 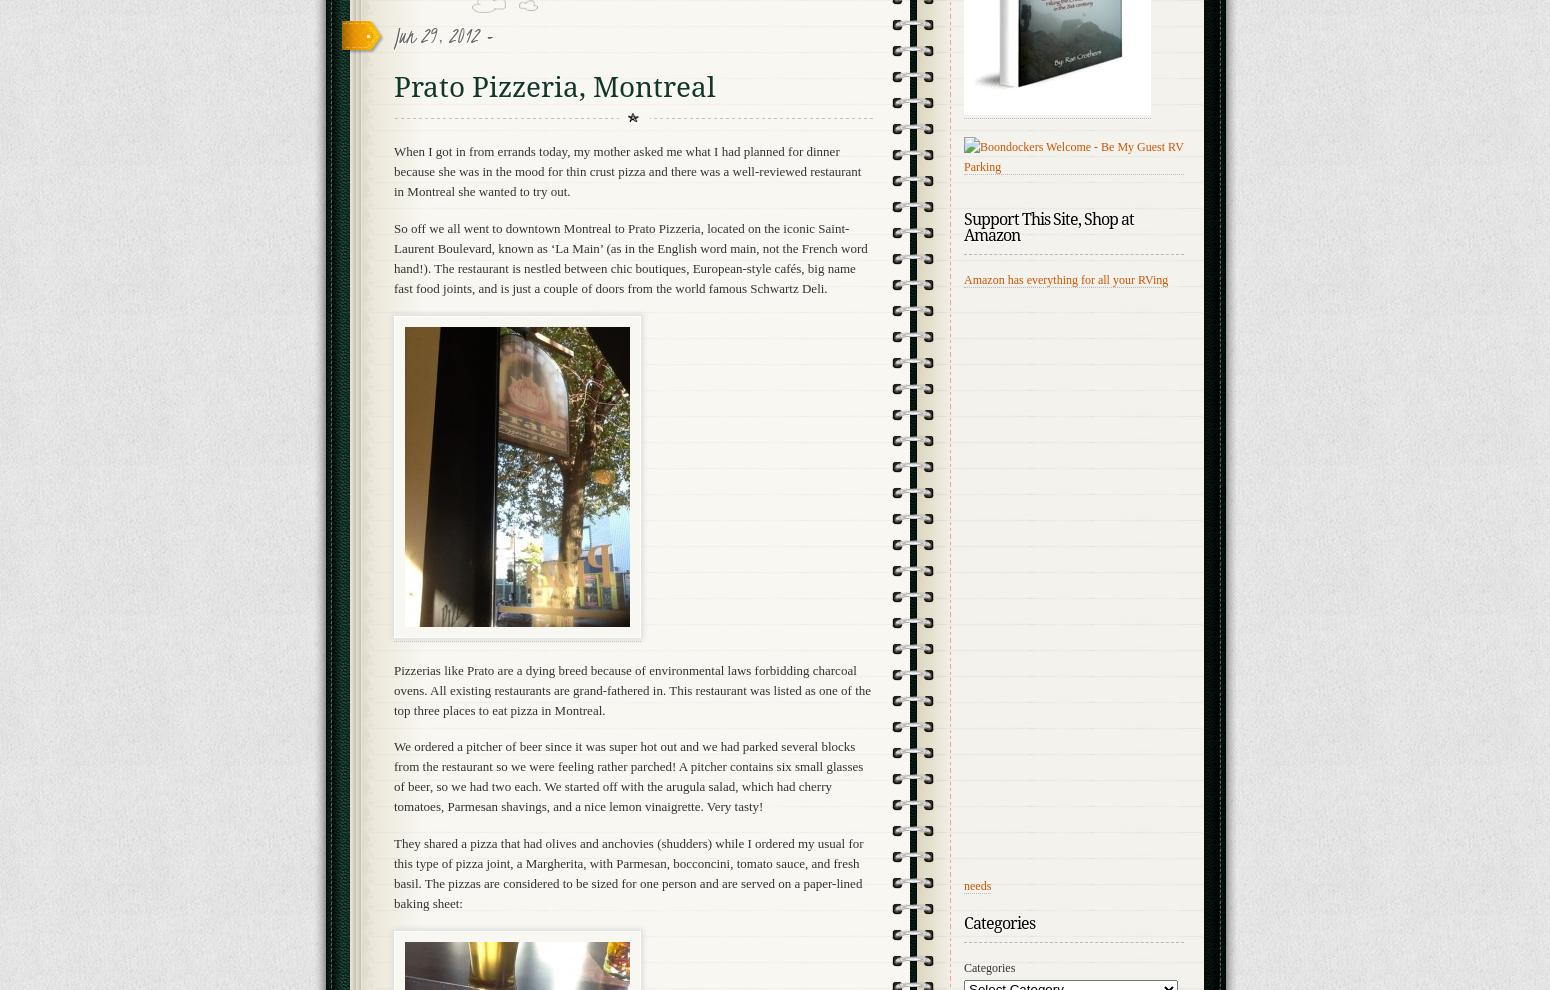 I want to click on 'Pizzerias like Prato are a dying breed because of environmental laws forbidding charcoal ovens. All existing restaurants are grand-fathered in. This restaurant was listed as one of the top three places to eat pizza in Montreal.', so click(x=631, y=689).